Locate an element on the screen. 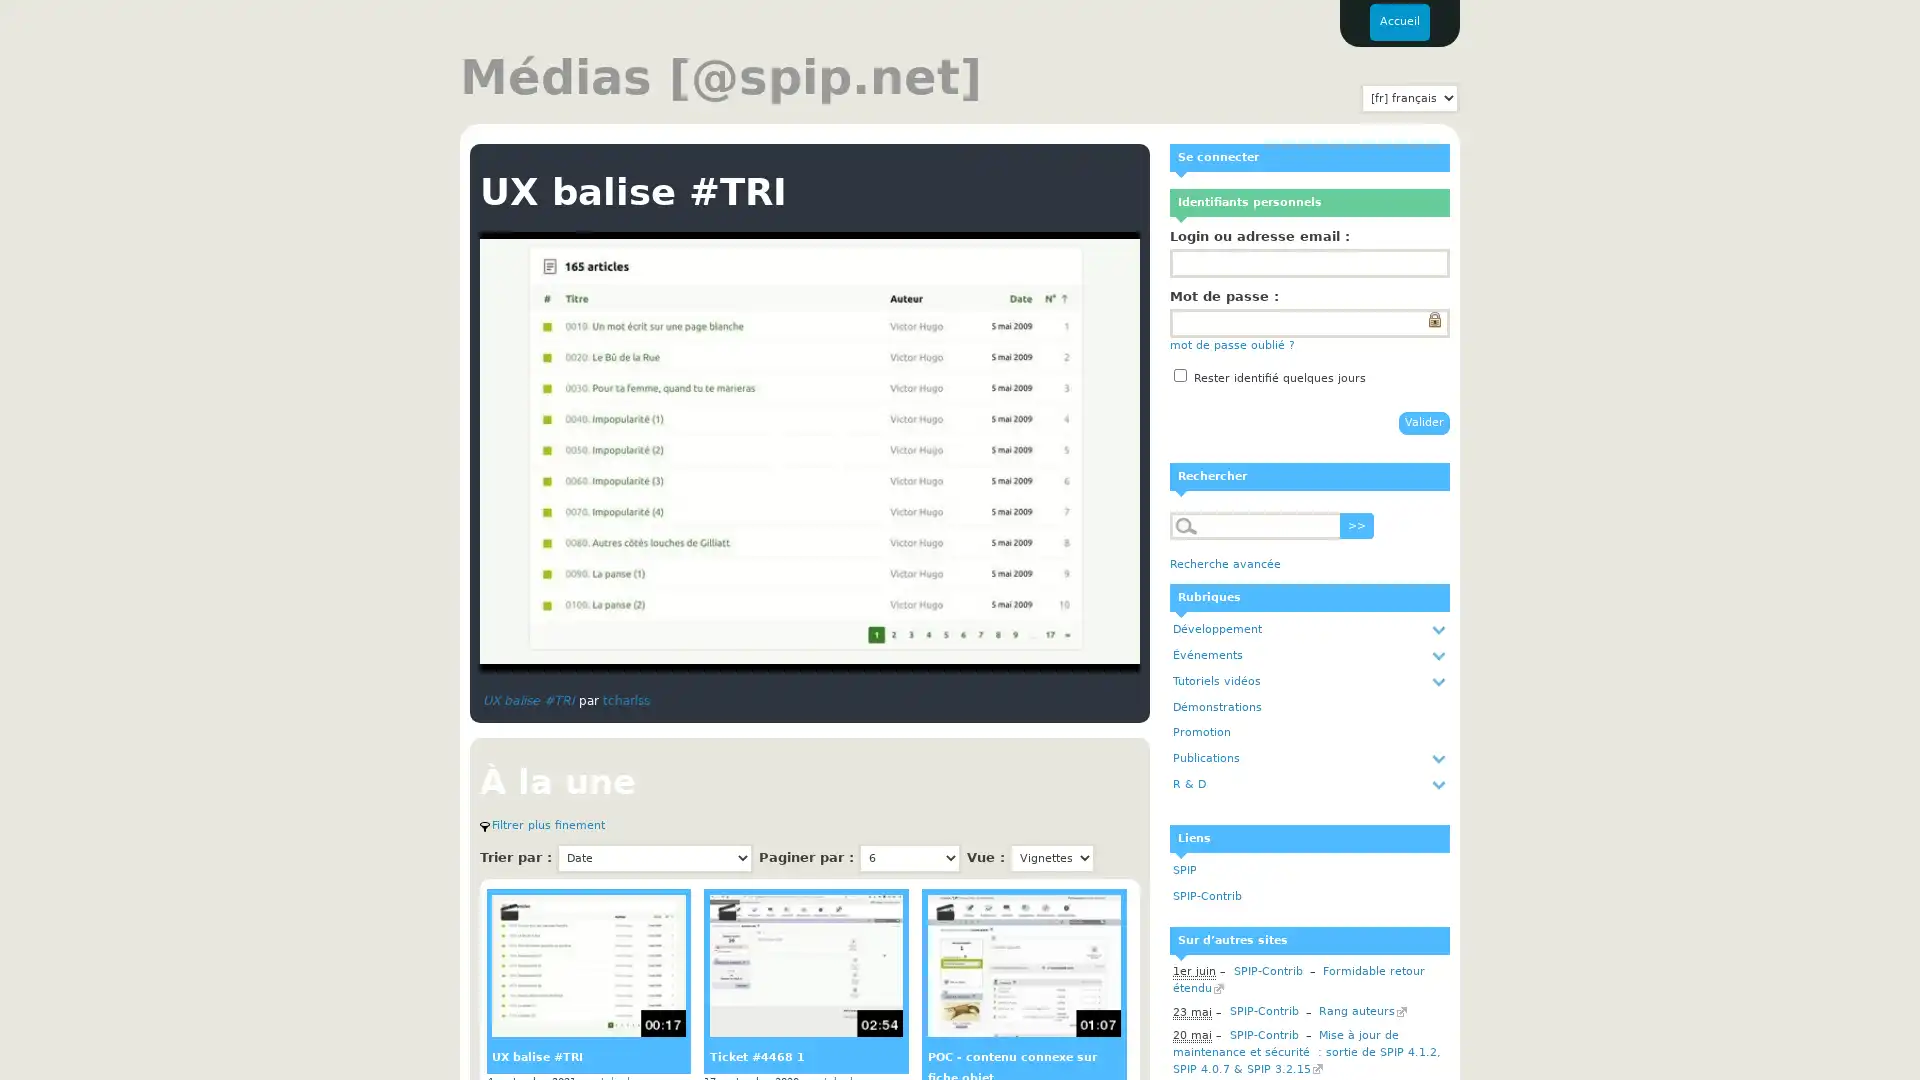  Valider is located at coordinates (1423, 421).